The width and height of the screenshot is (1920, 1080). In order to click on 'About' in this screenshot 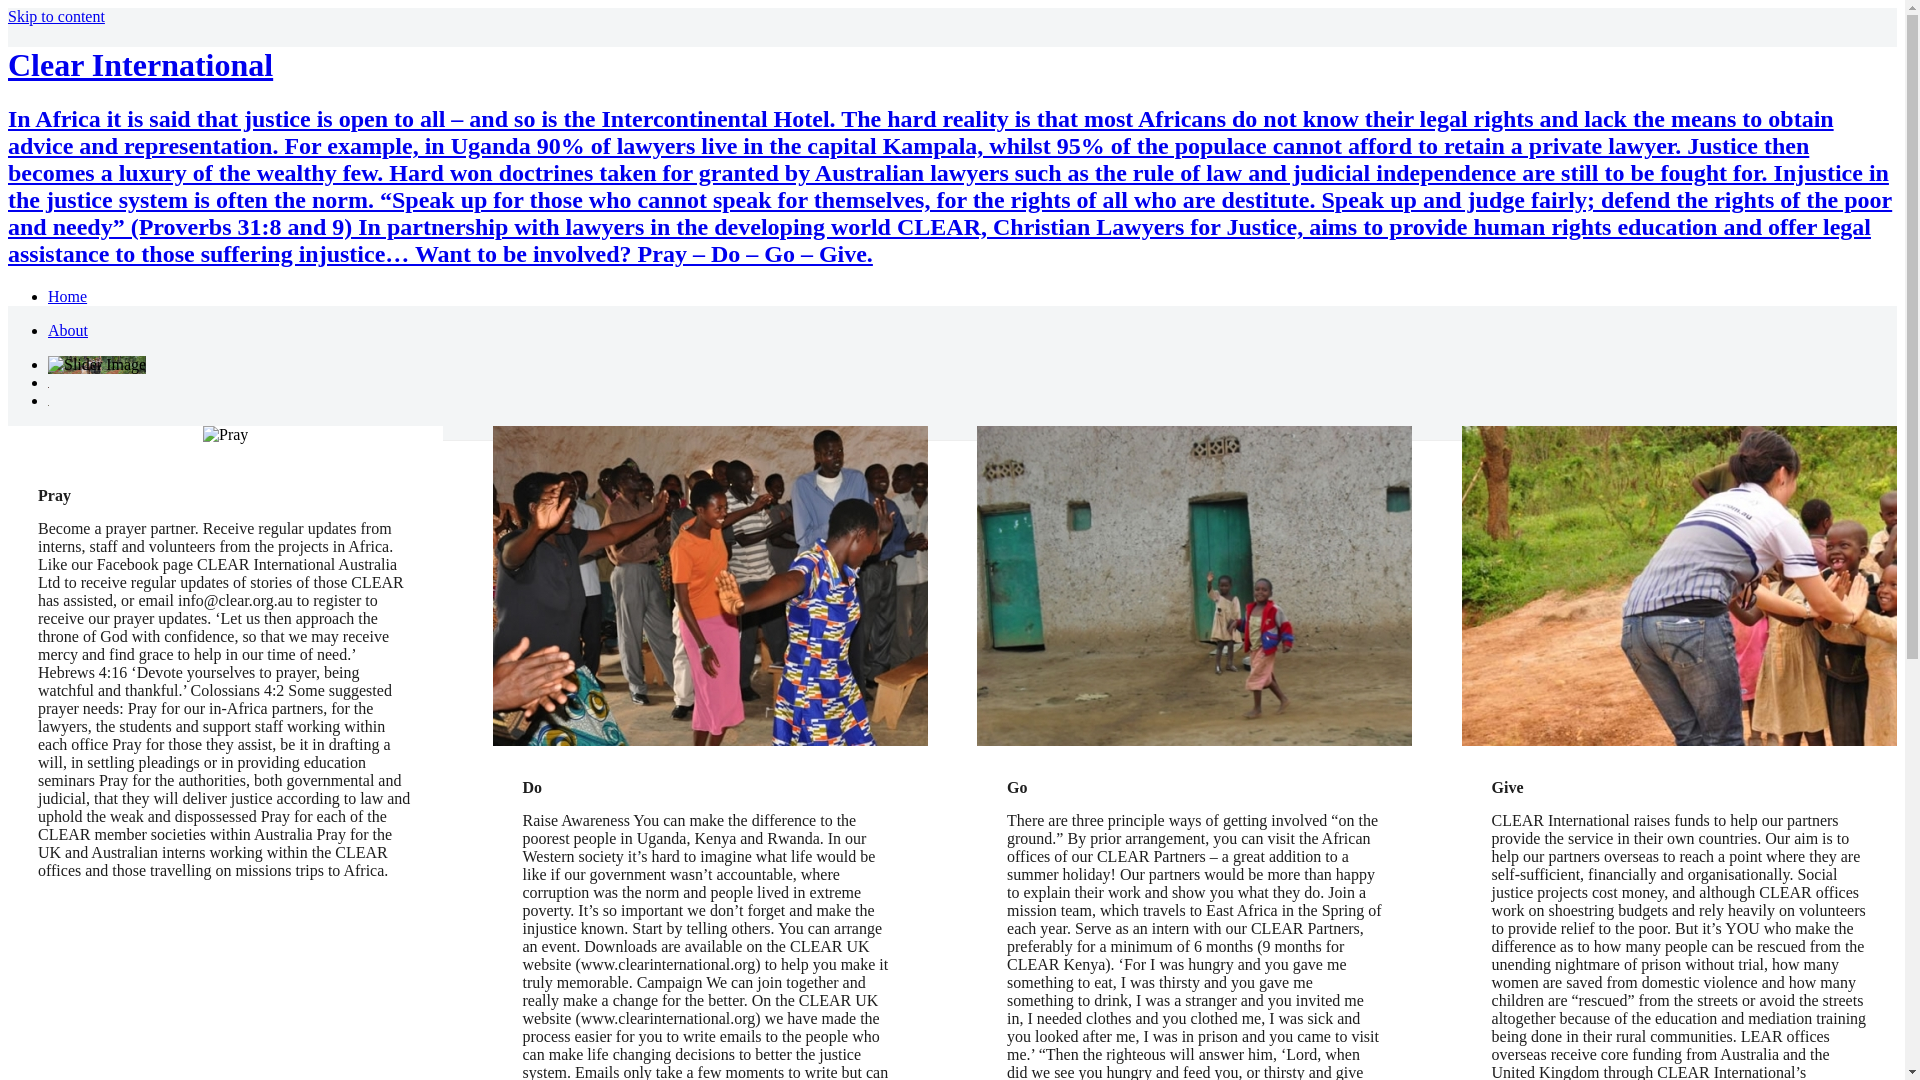, I will do `click(67, 329)`.